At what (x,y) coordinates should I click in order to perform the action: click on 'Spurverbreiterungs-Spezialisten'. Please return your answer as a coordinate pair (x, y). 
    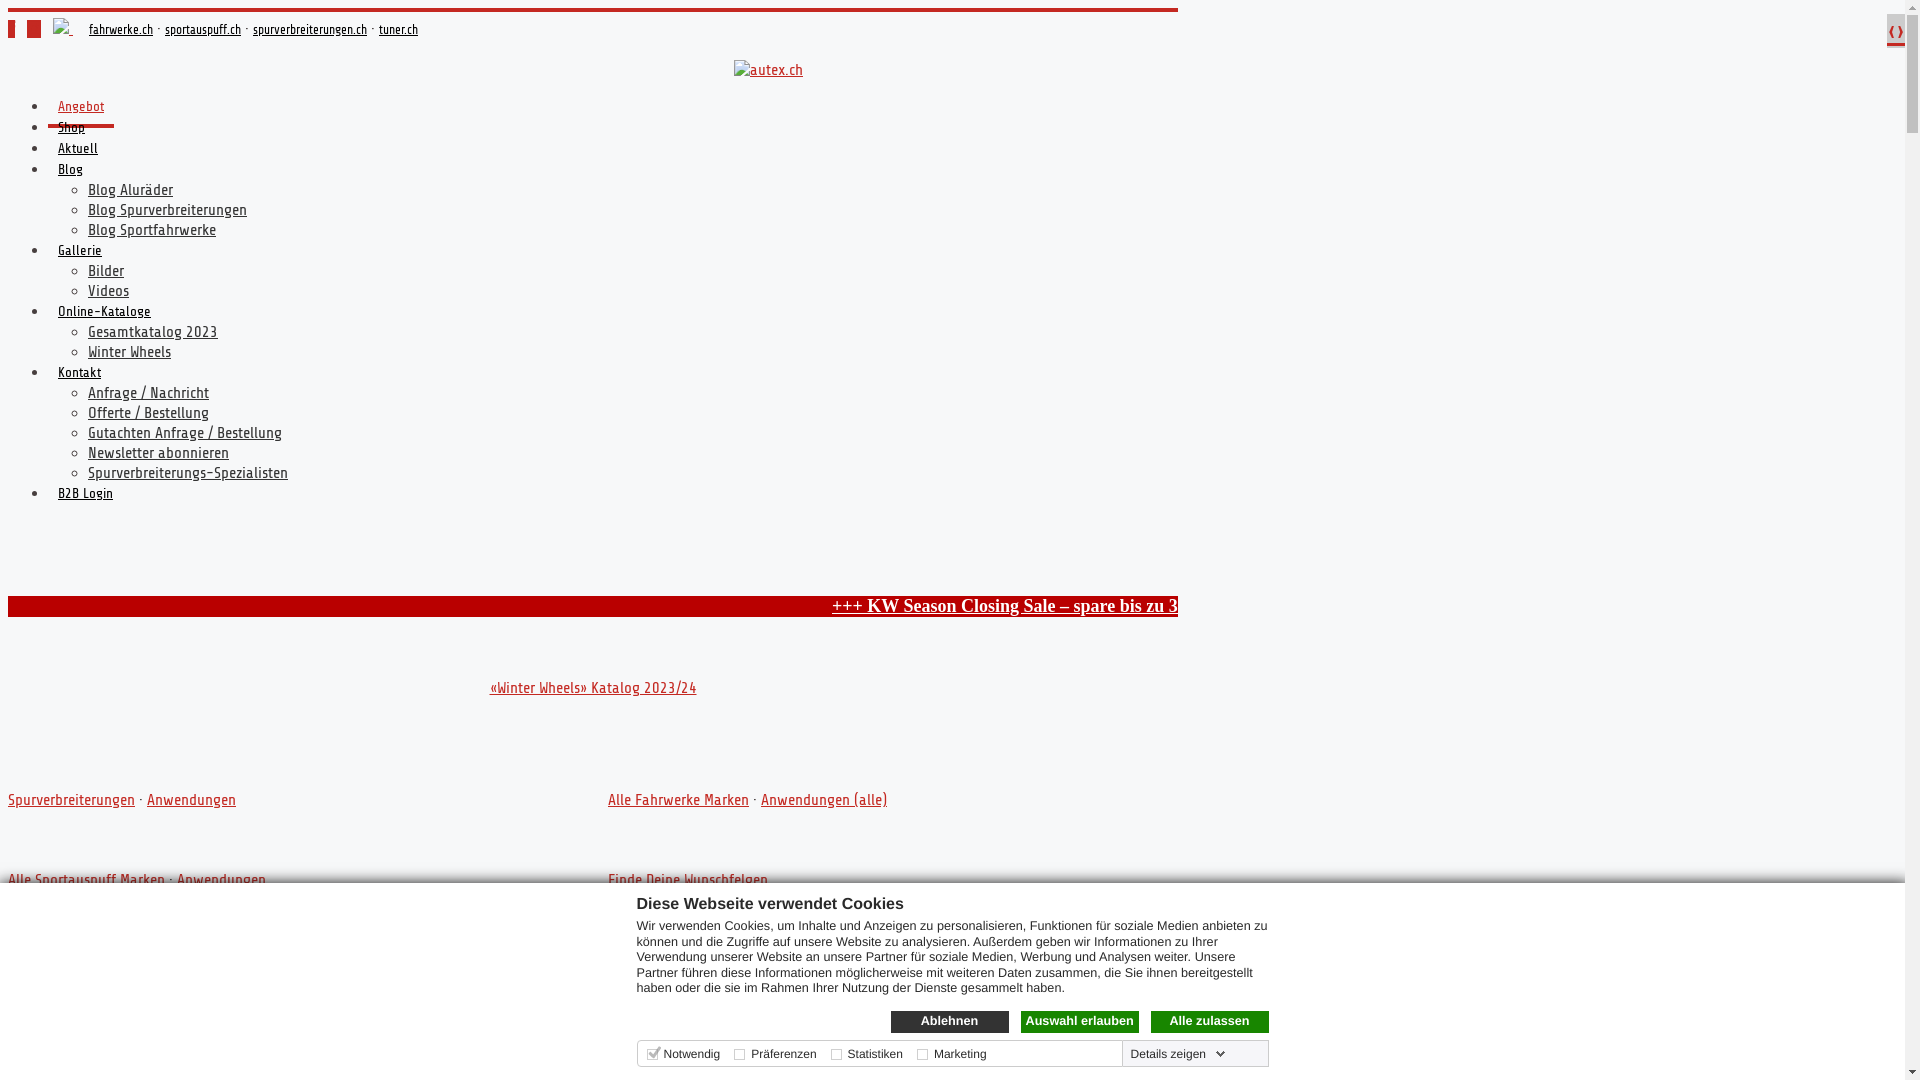
    Looking at the image, I should click on (86, 473).